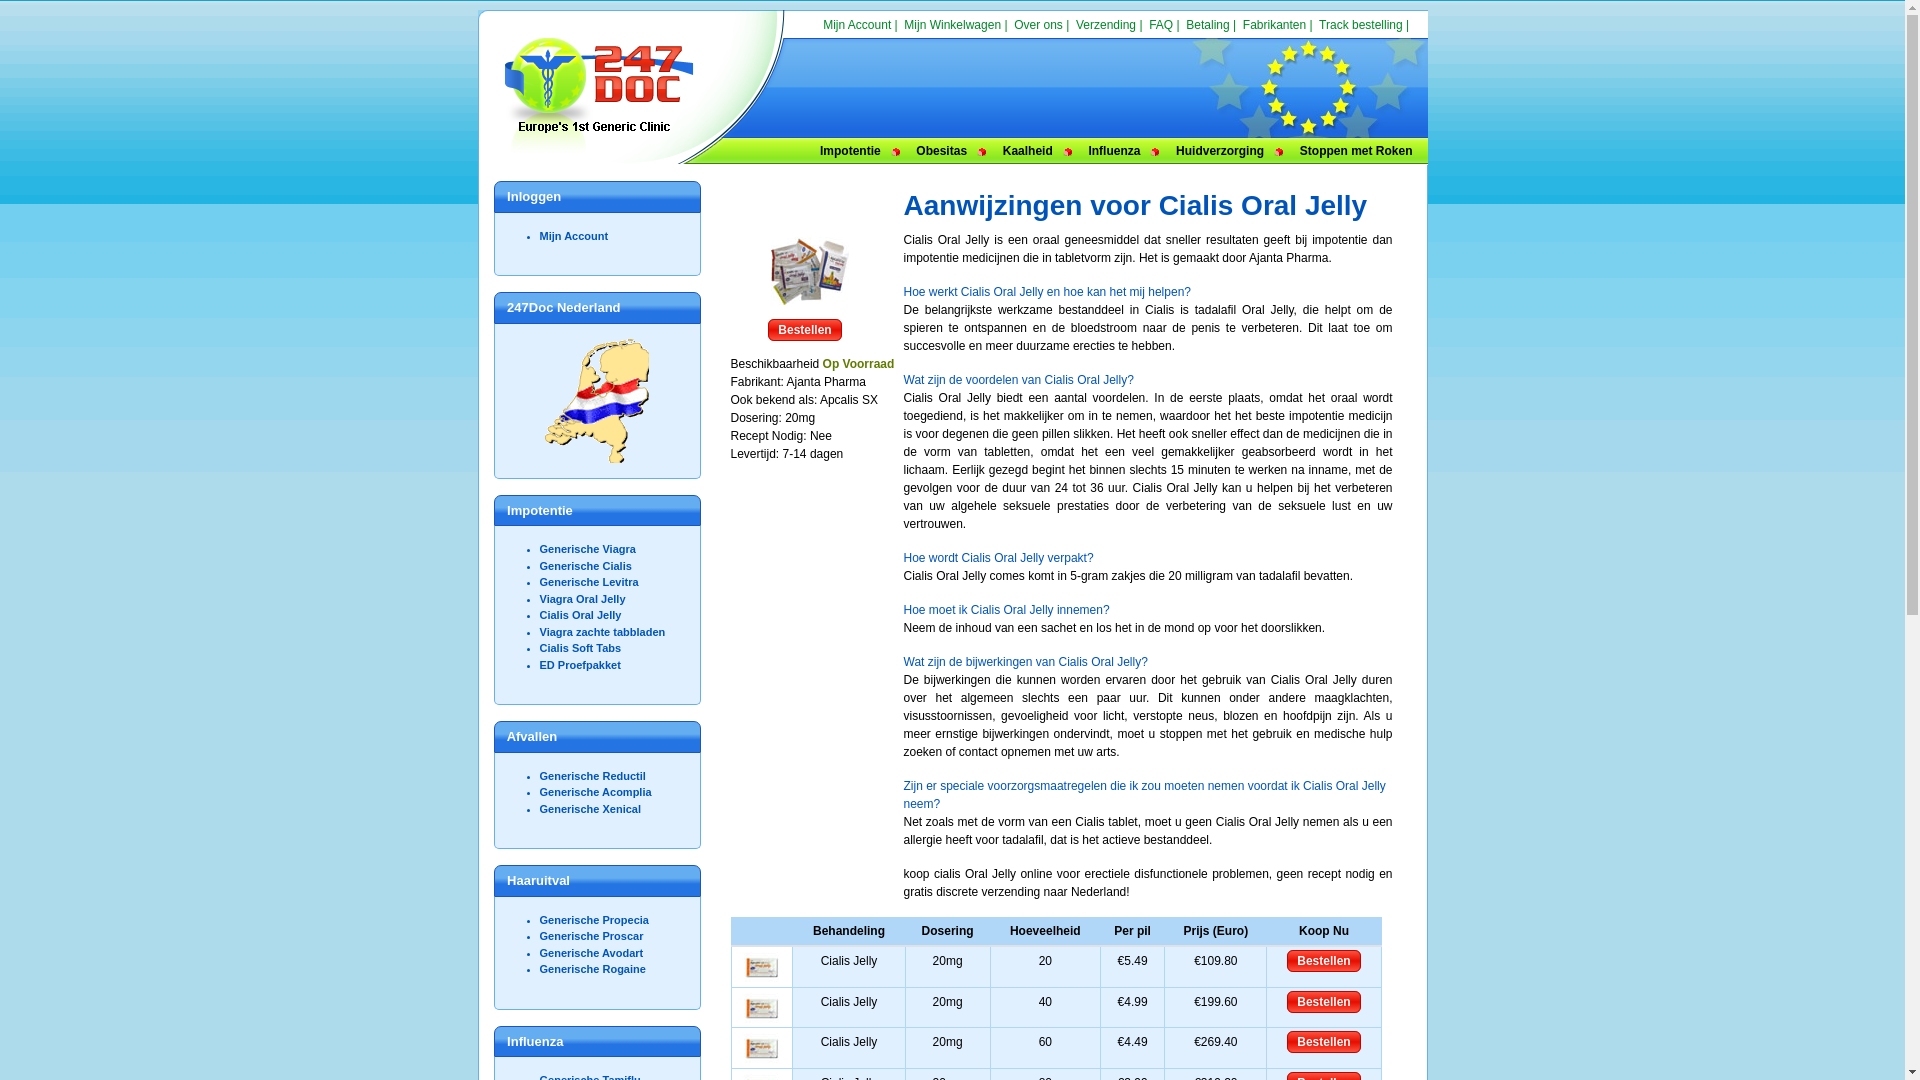 The image size is (1920, 1080). Describe the element at coordinates (589, 806) in the screenshot. I see `'Generische Xenical'` at that location.